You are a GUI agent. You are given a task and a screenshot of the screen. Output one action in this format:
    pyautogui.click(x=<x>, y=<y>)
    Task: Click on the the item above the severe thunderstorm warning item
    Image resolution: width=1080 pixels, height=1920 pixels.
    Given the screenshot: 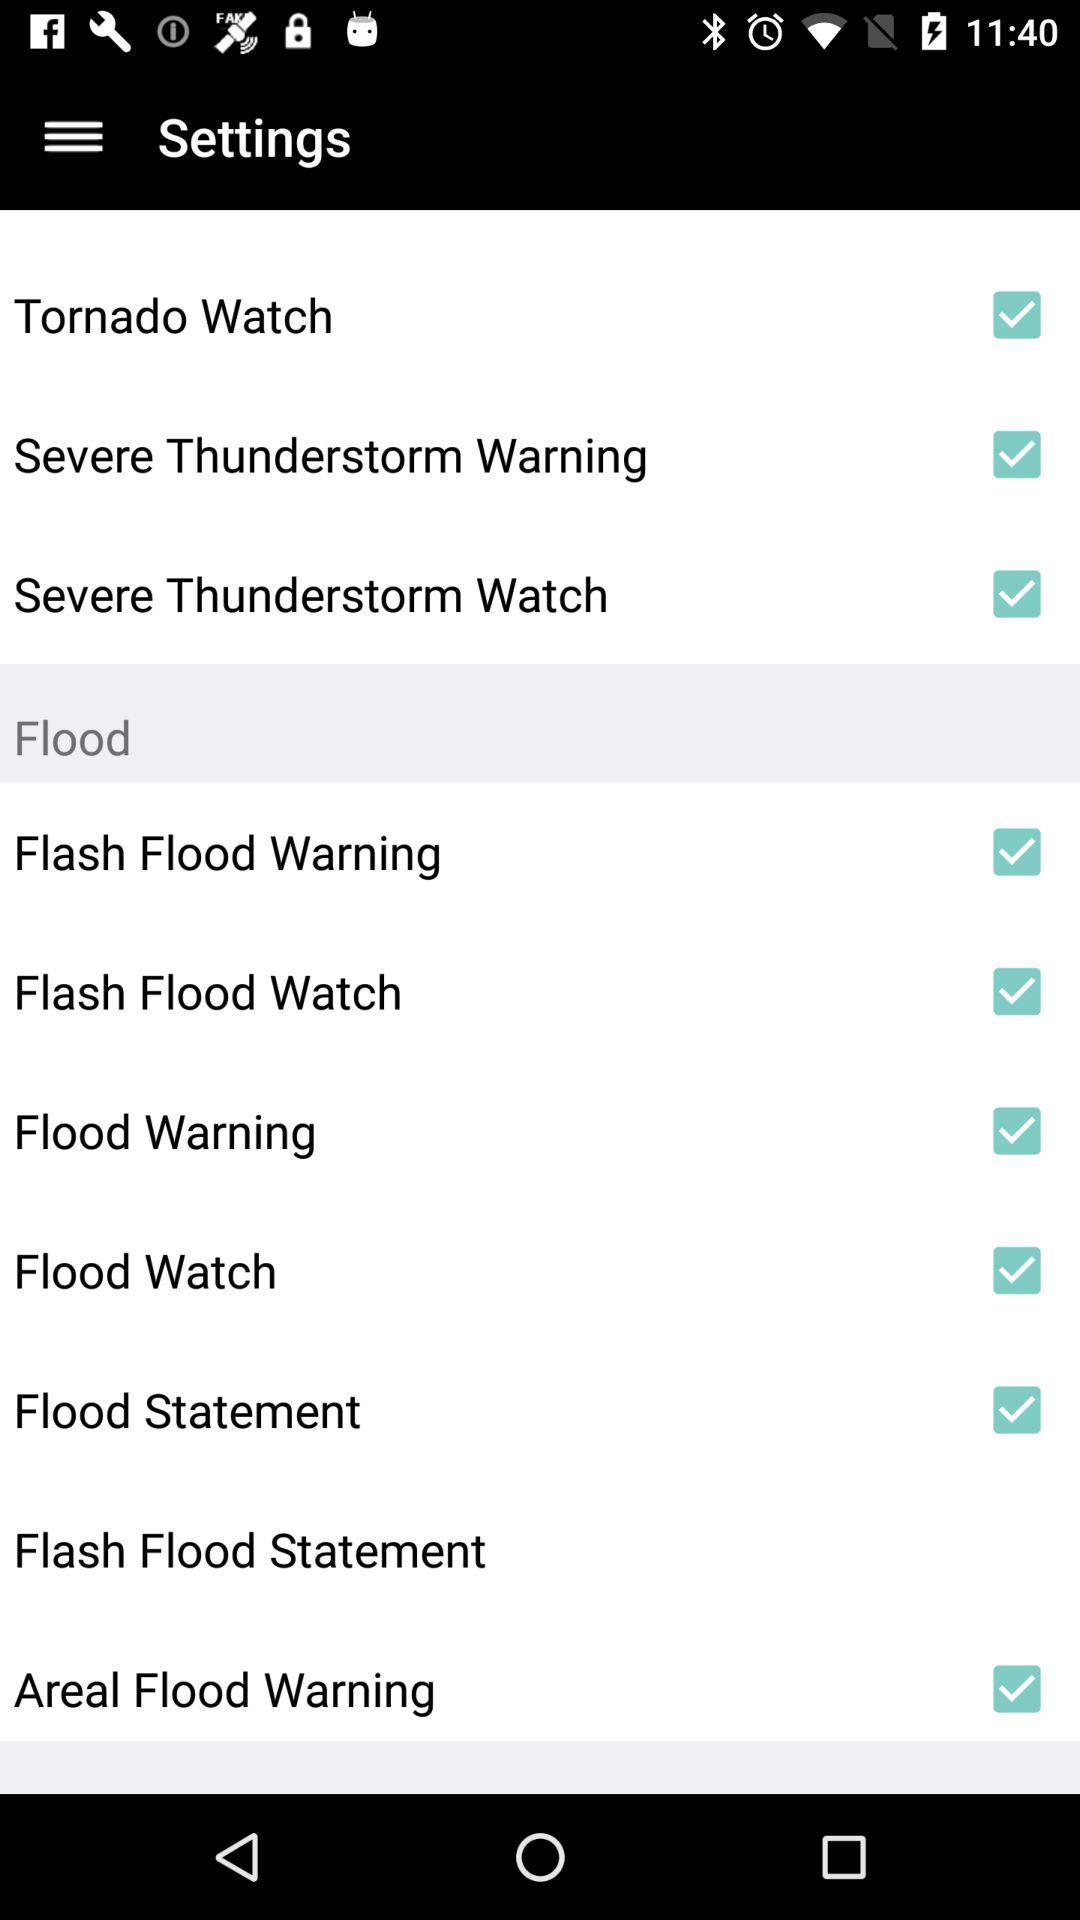 What is the action you would take?
    pyautogui.click(x=483, y=313)
    